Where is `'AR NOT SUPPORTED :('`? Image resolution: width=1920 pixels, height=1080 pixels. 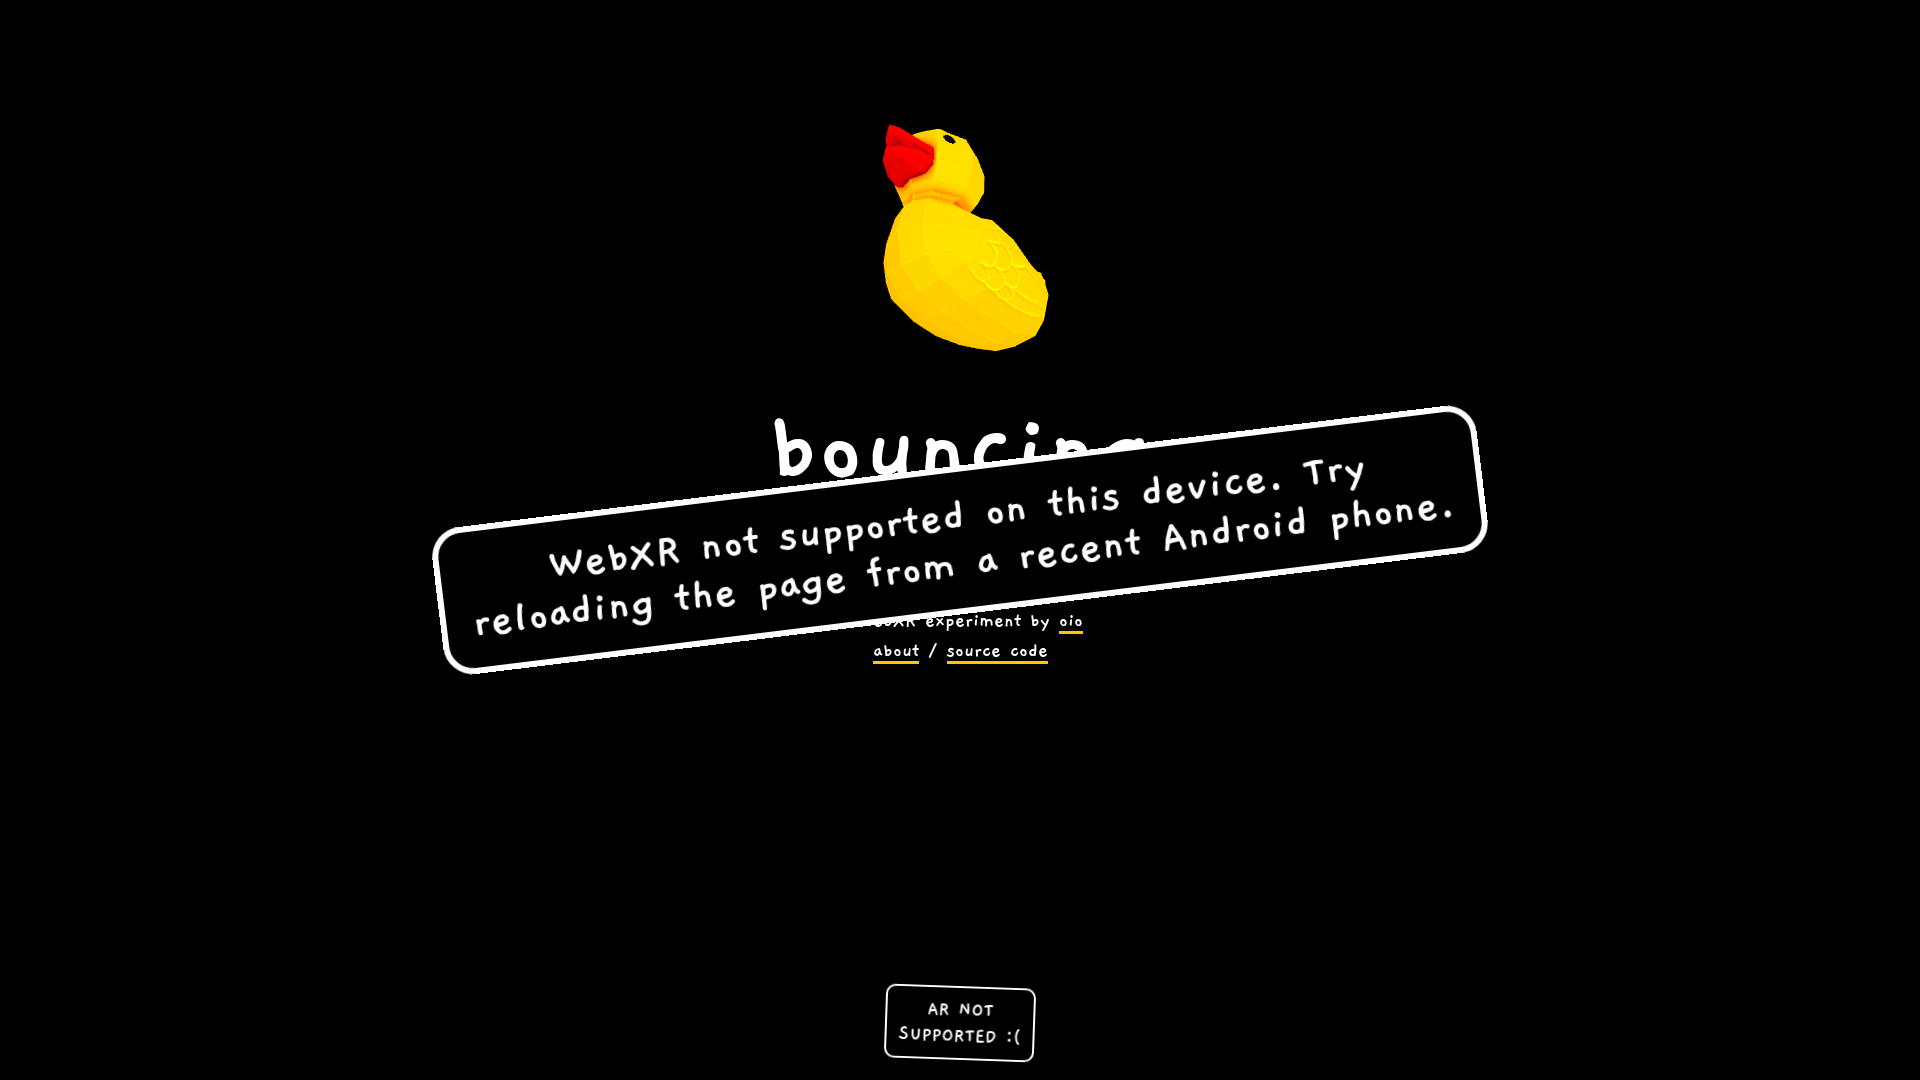 'AR NOT SUPPORTED :(' is located at coordinates (882, 1019).